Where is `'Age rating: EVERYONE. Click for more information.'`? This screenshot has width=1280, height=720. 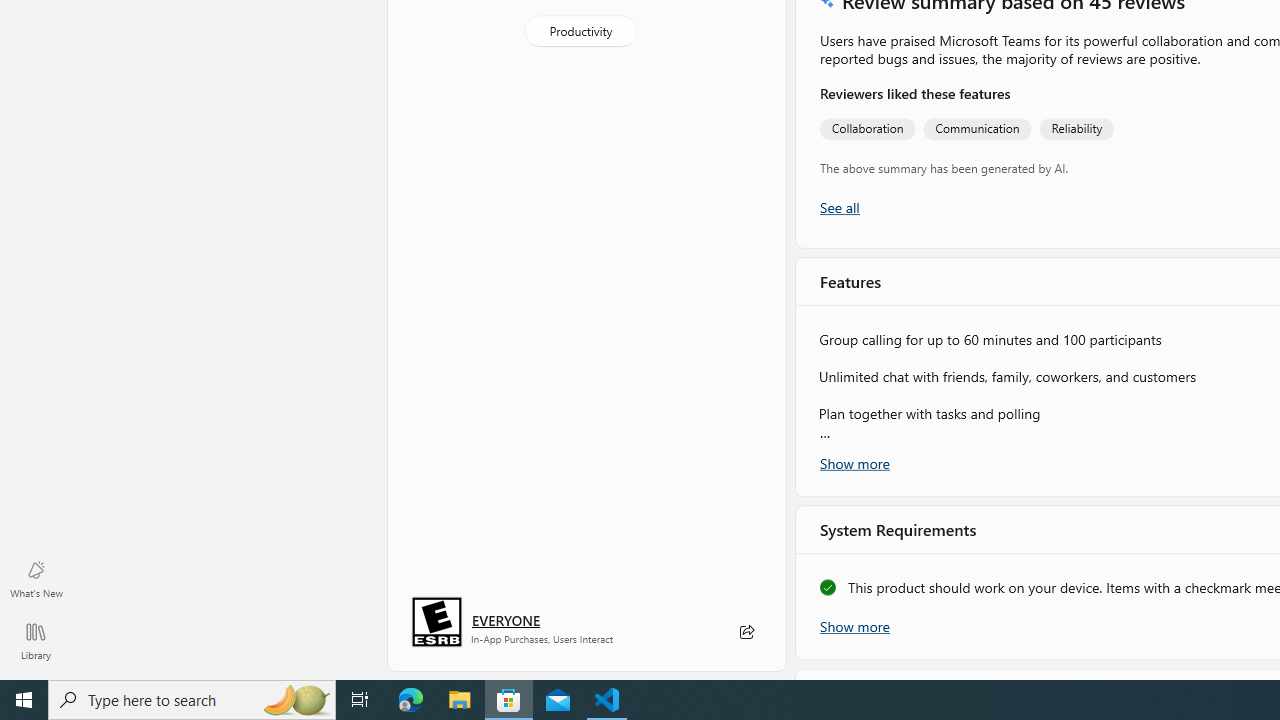
'Age rating: EVERYONE. Click for more information.' is located at coordinates (506, 618).